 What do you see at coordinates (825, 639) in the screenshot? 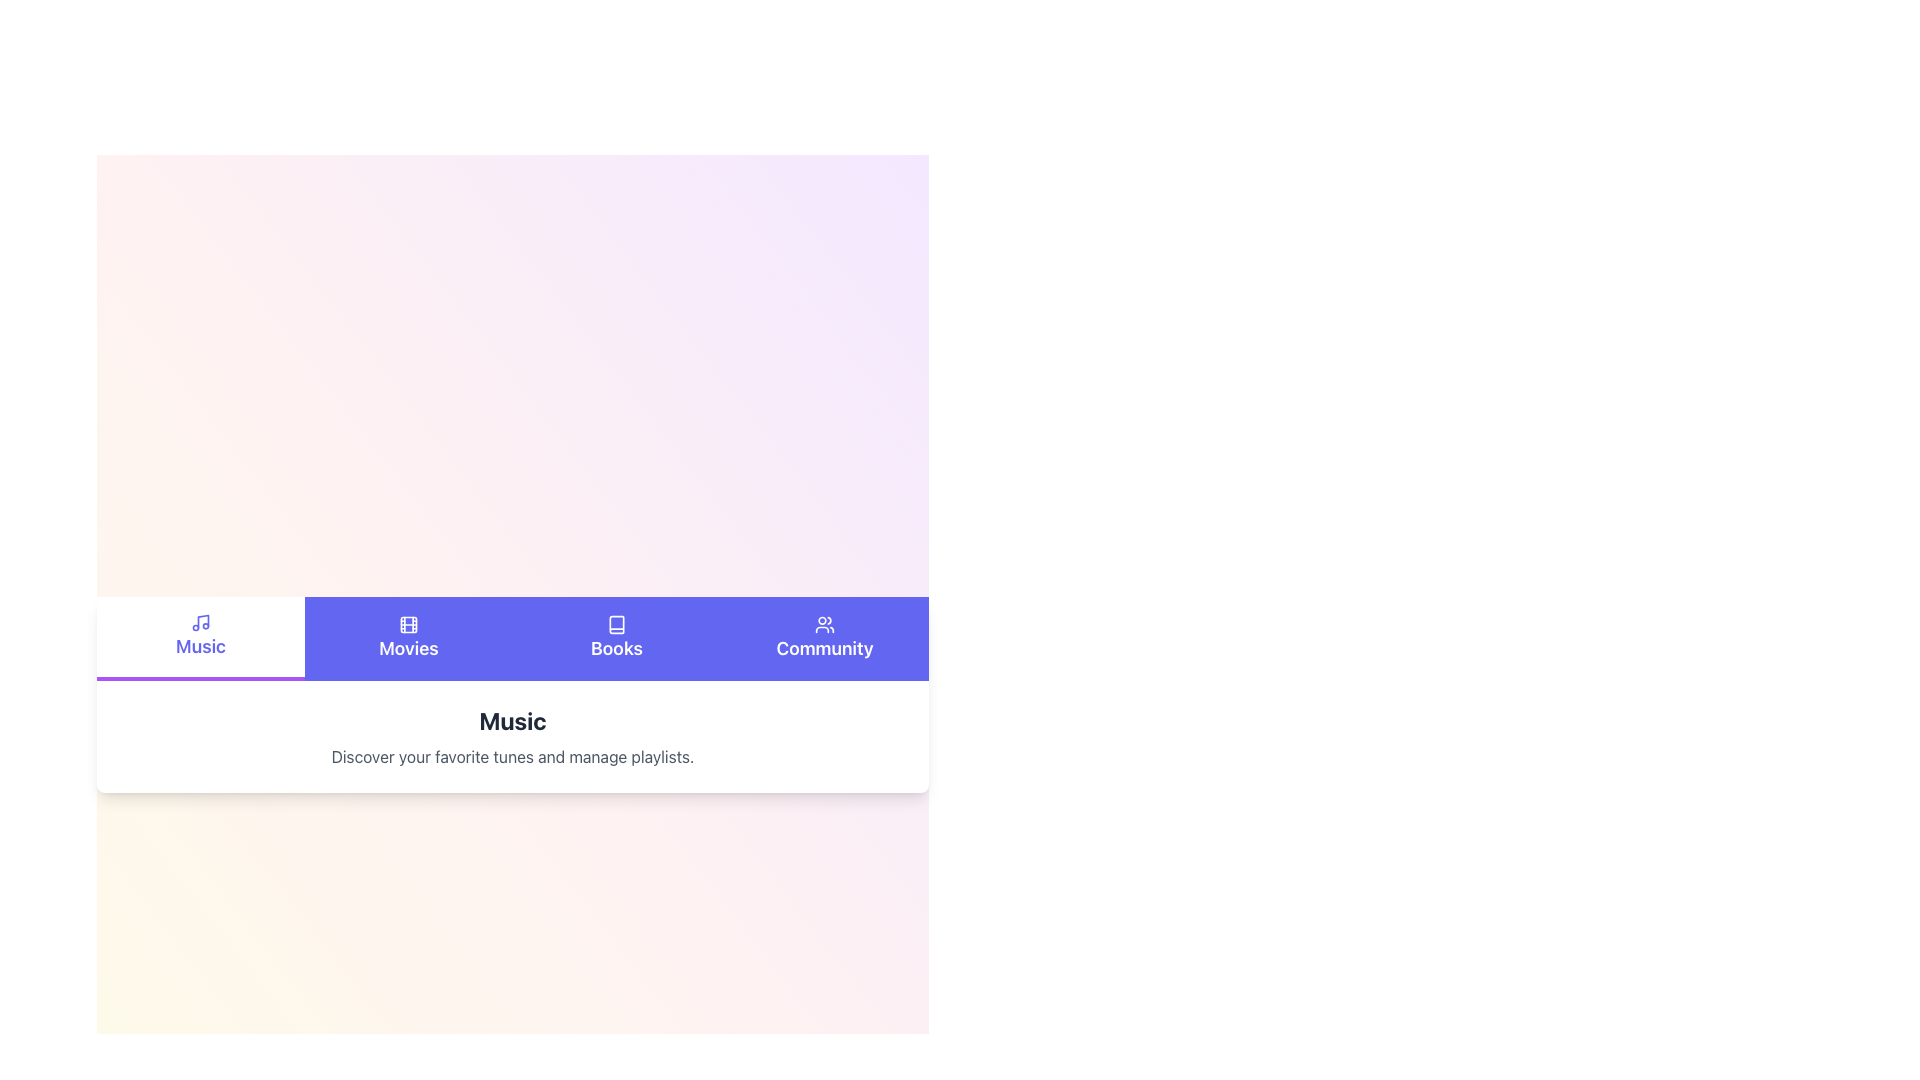
I see `the 'Community' navigation menu item, which is the fourth item in the horizontal menu bar with a blue background and a white icon of a group of people above the label 'Community'` at bounding box center [825, 639].